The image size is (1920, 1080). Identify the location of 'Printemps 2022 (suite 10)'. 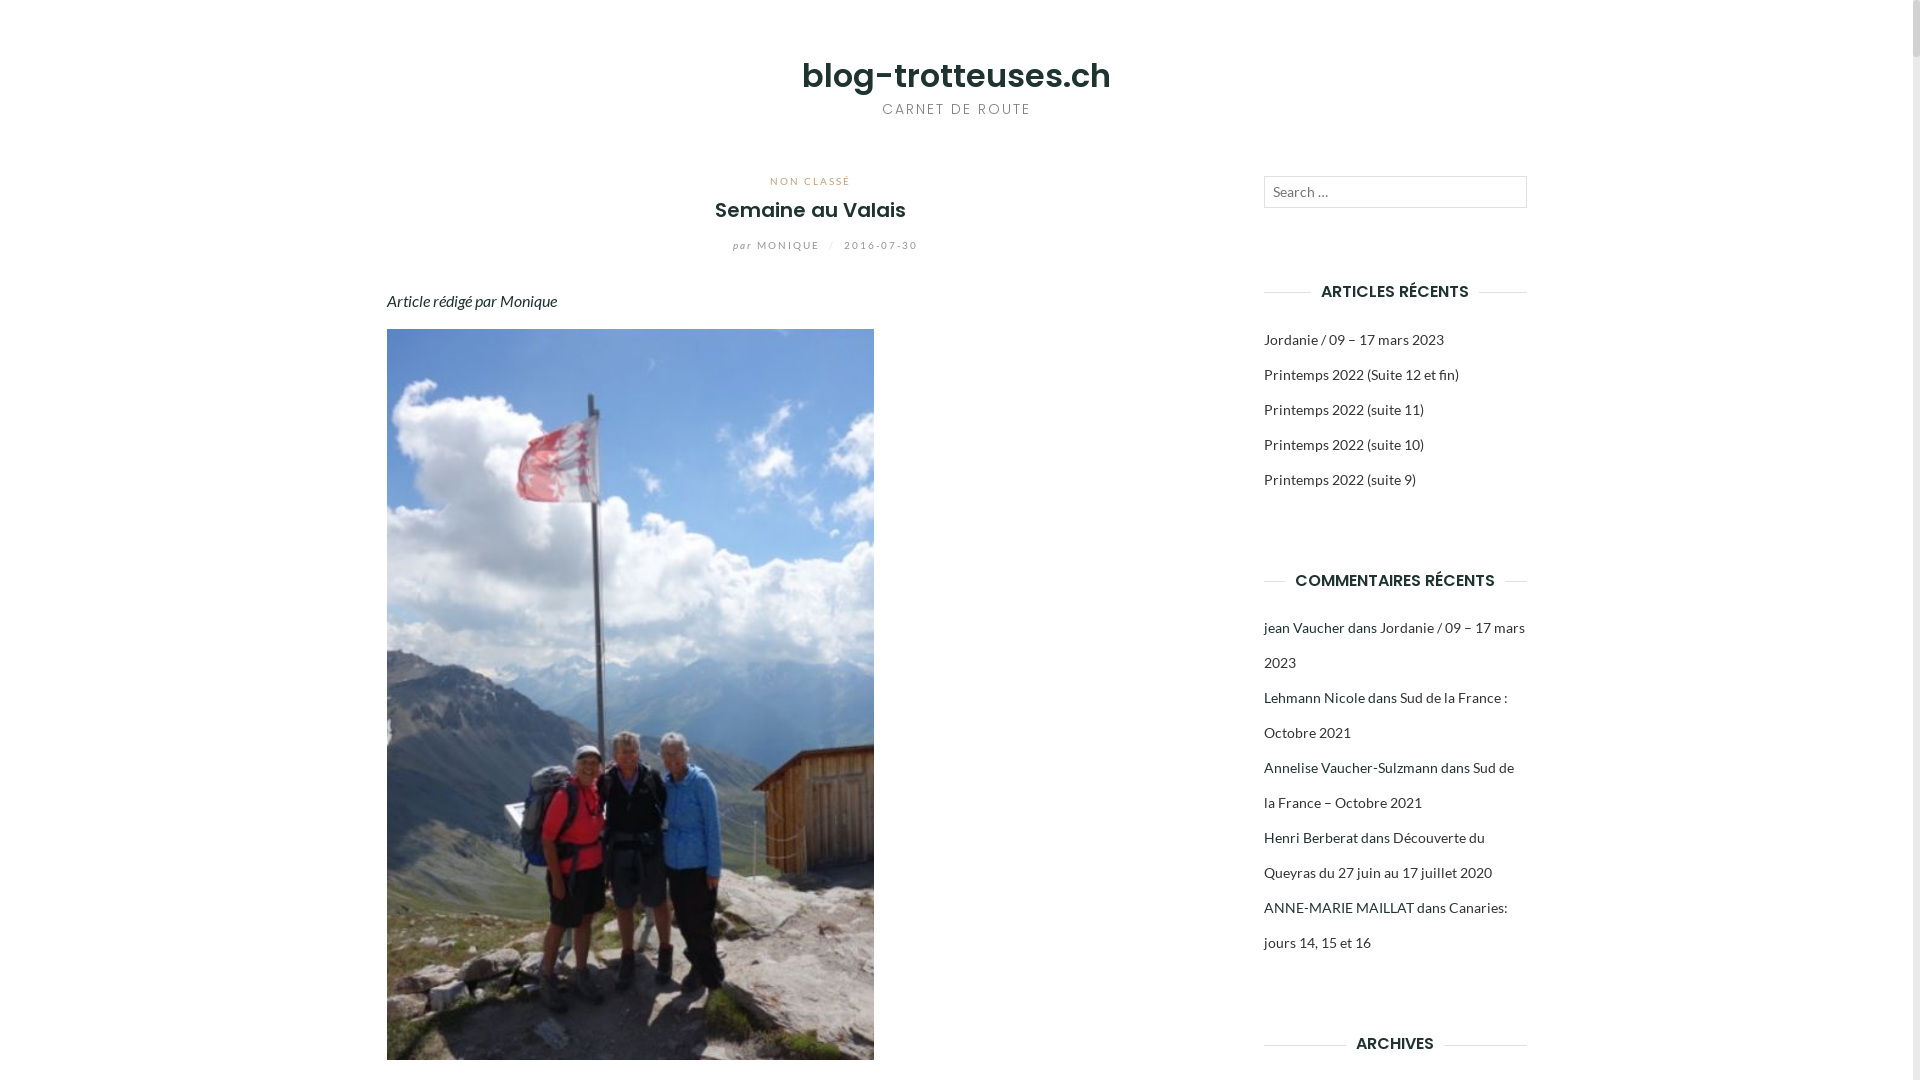
(1262, 443).